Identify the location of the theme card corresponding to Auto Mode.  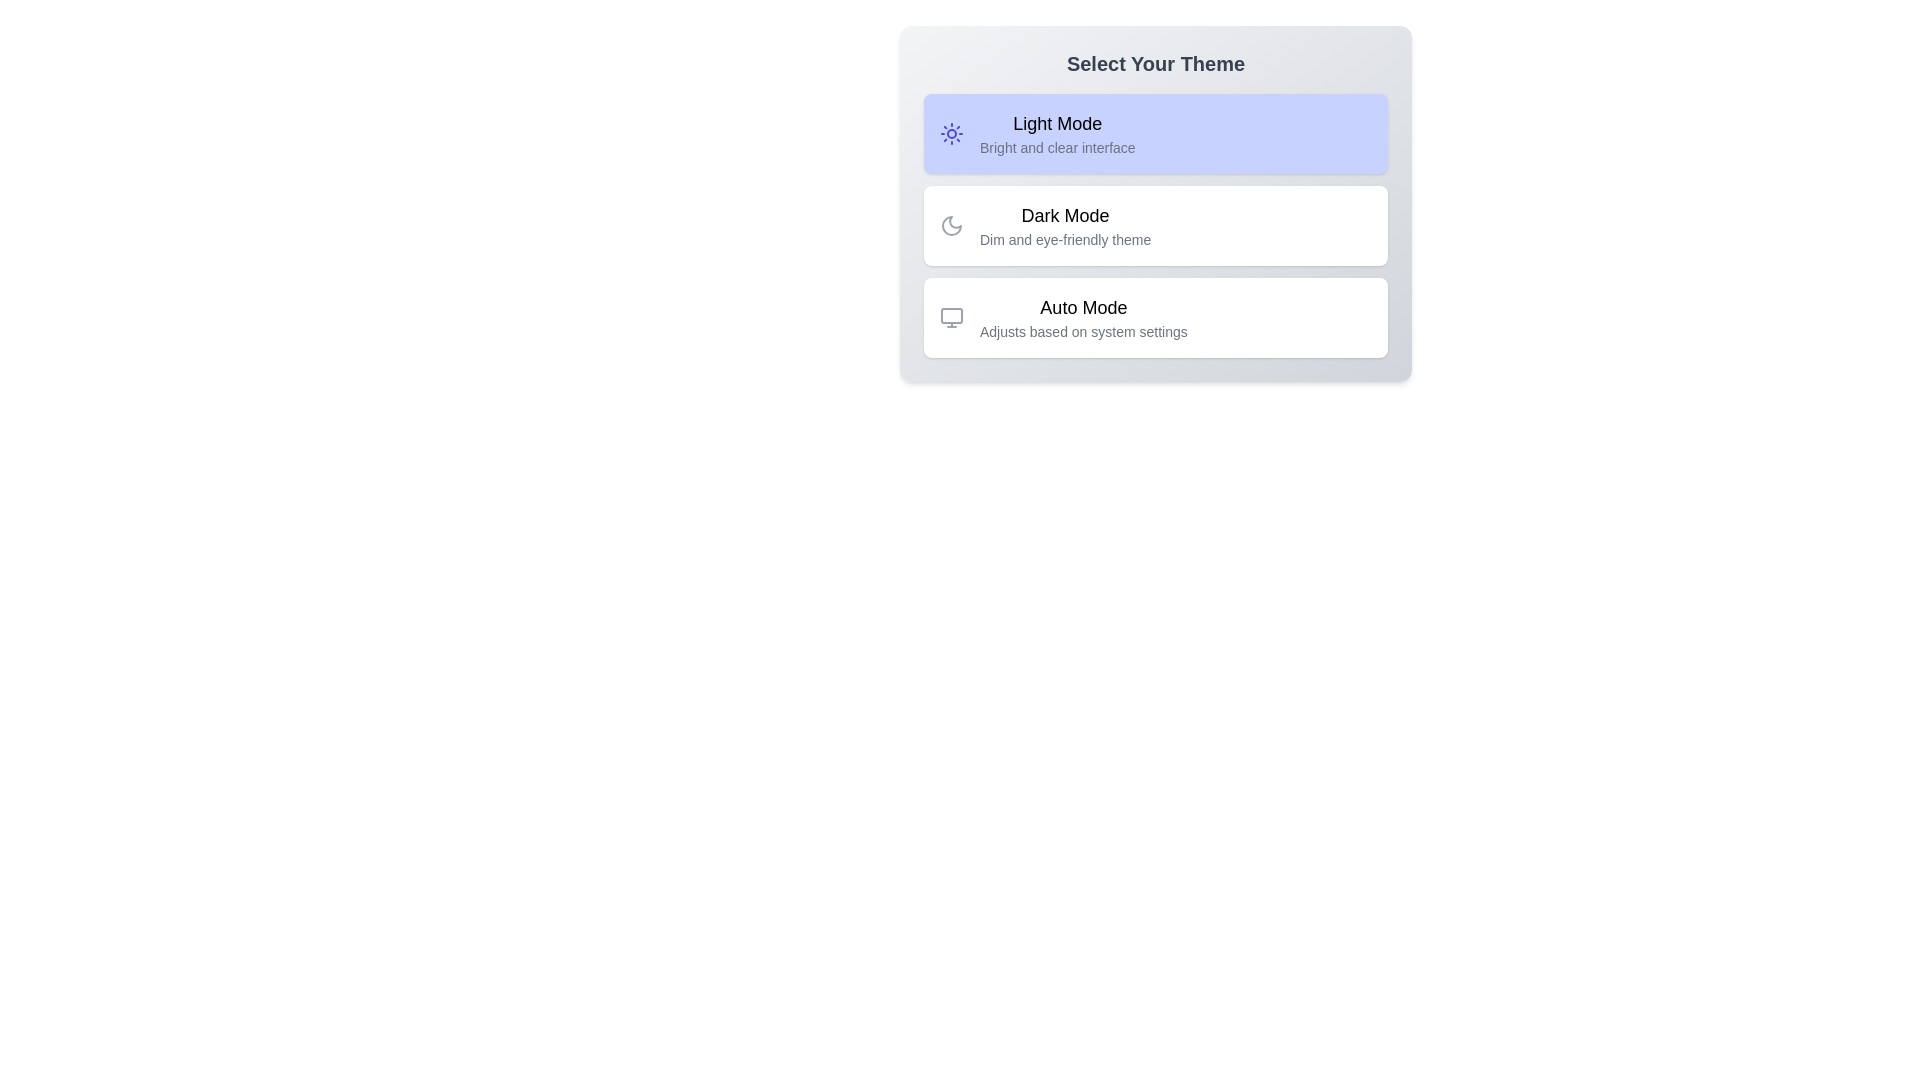
(1156, 316).